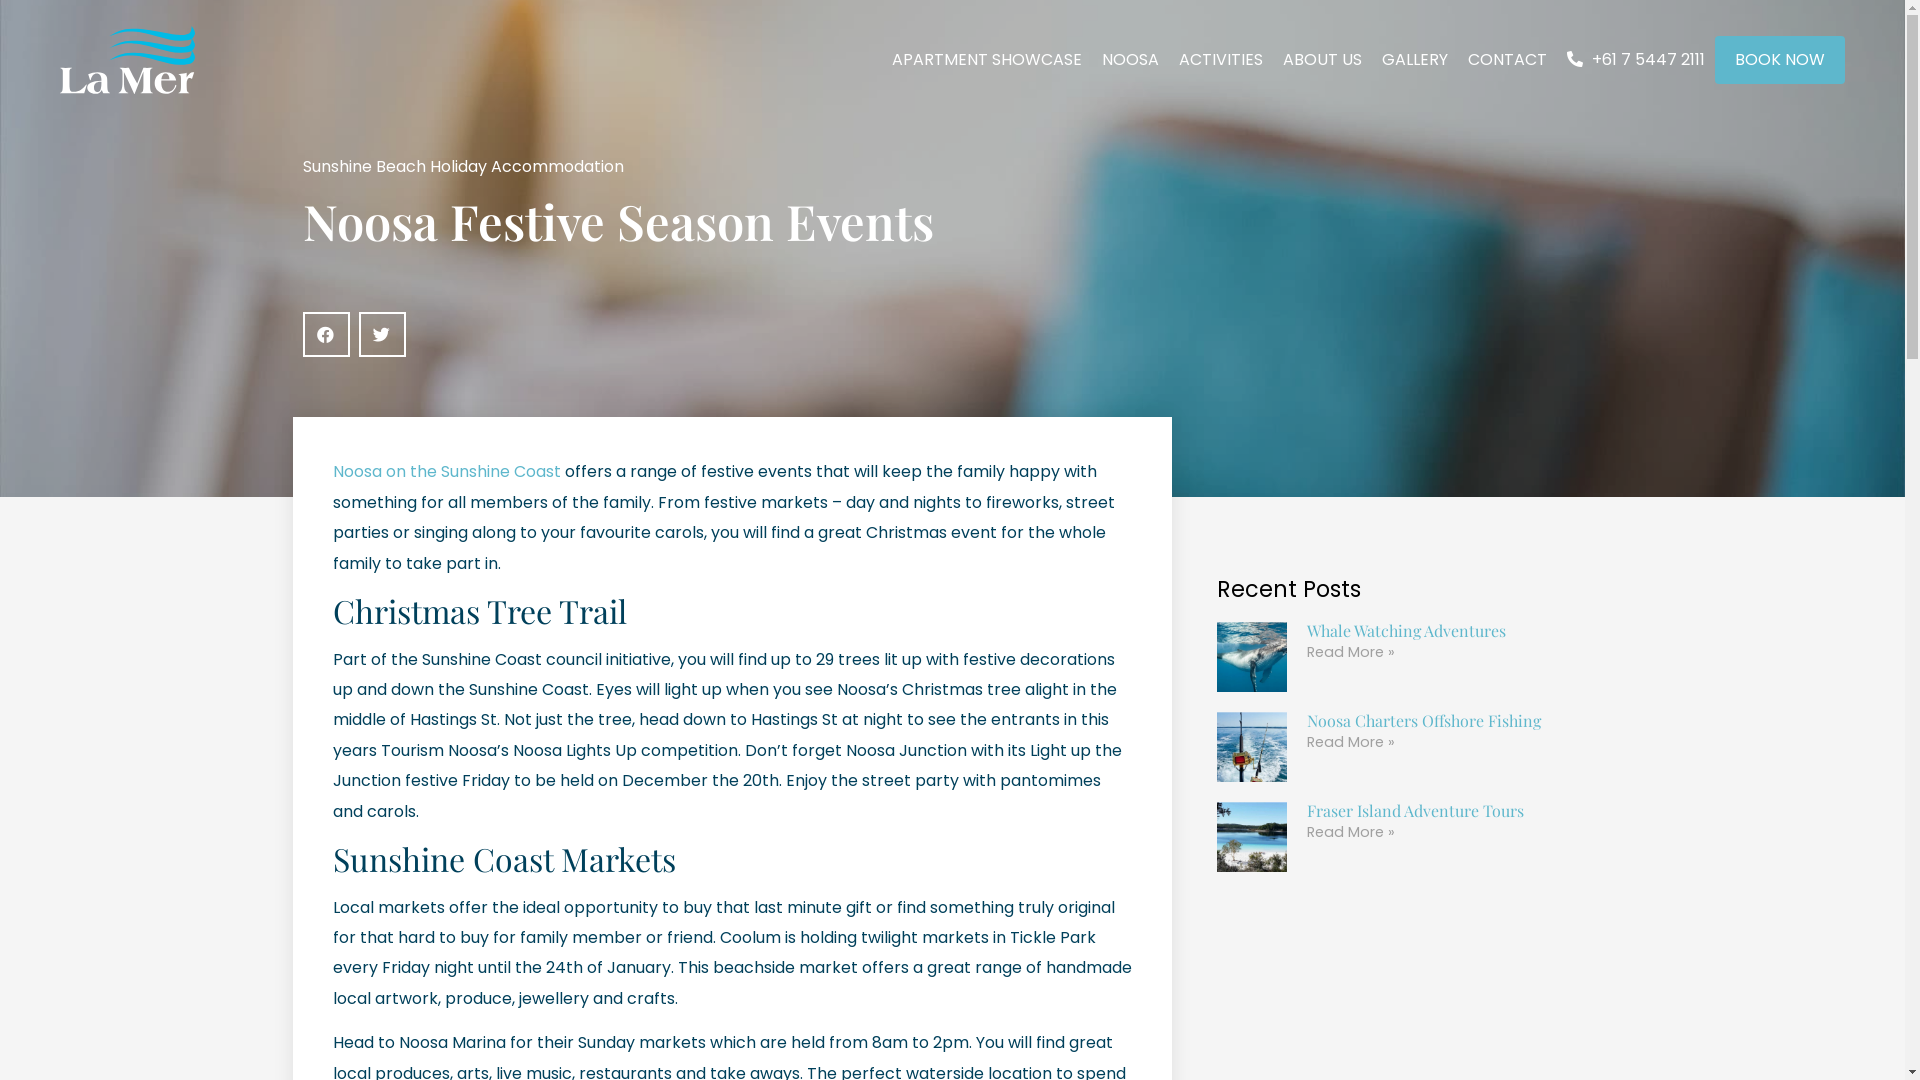 This screenshot has width=1920, height=1080. I want to click on 'NOOSA', so click(1130, 59).